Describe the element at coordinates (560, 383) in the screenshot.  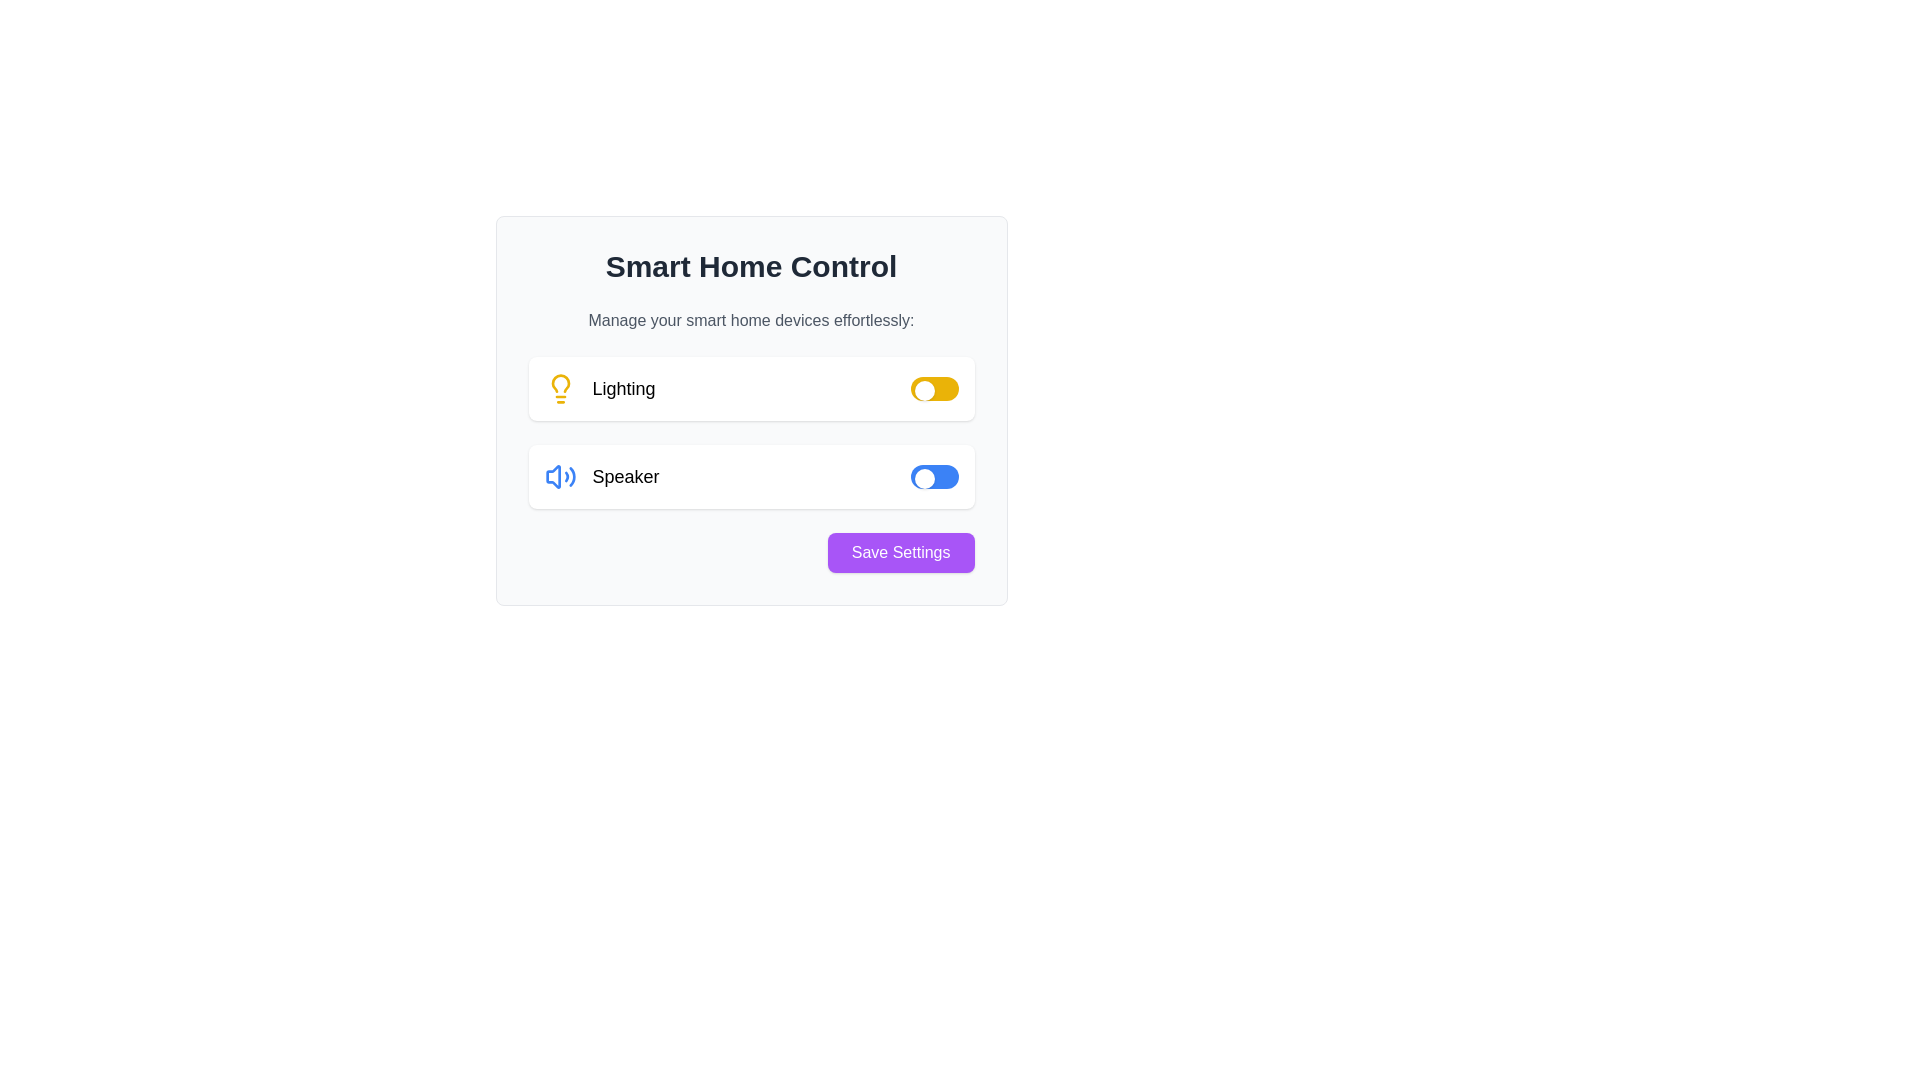
I see `the lightbulb icon located in the 'Lighting' section, which is styled with a yellow outline and positioned above the 'Lighting' text and to the left of the toggle switch` at that location.